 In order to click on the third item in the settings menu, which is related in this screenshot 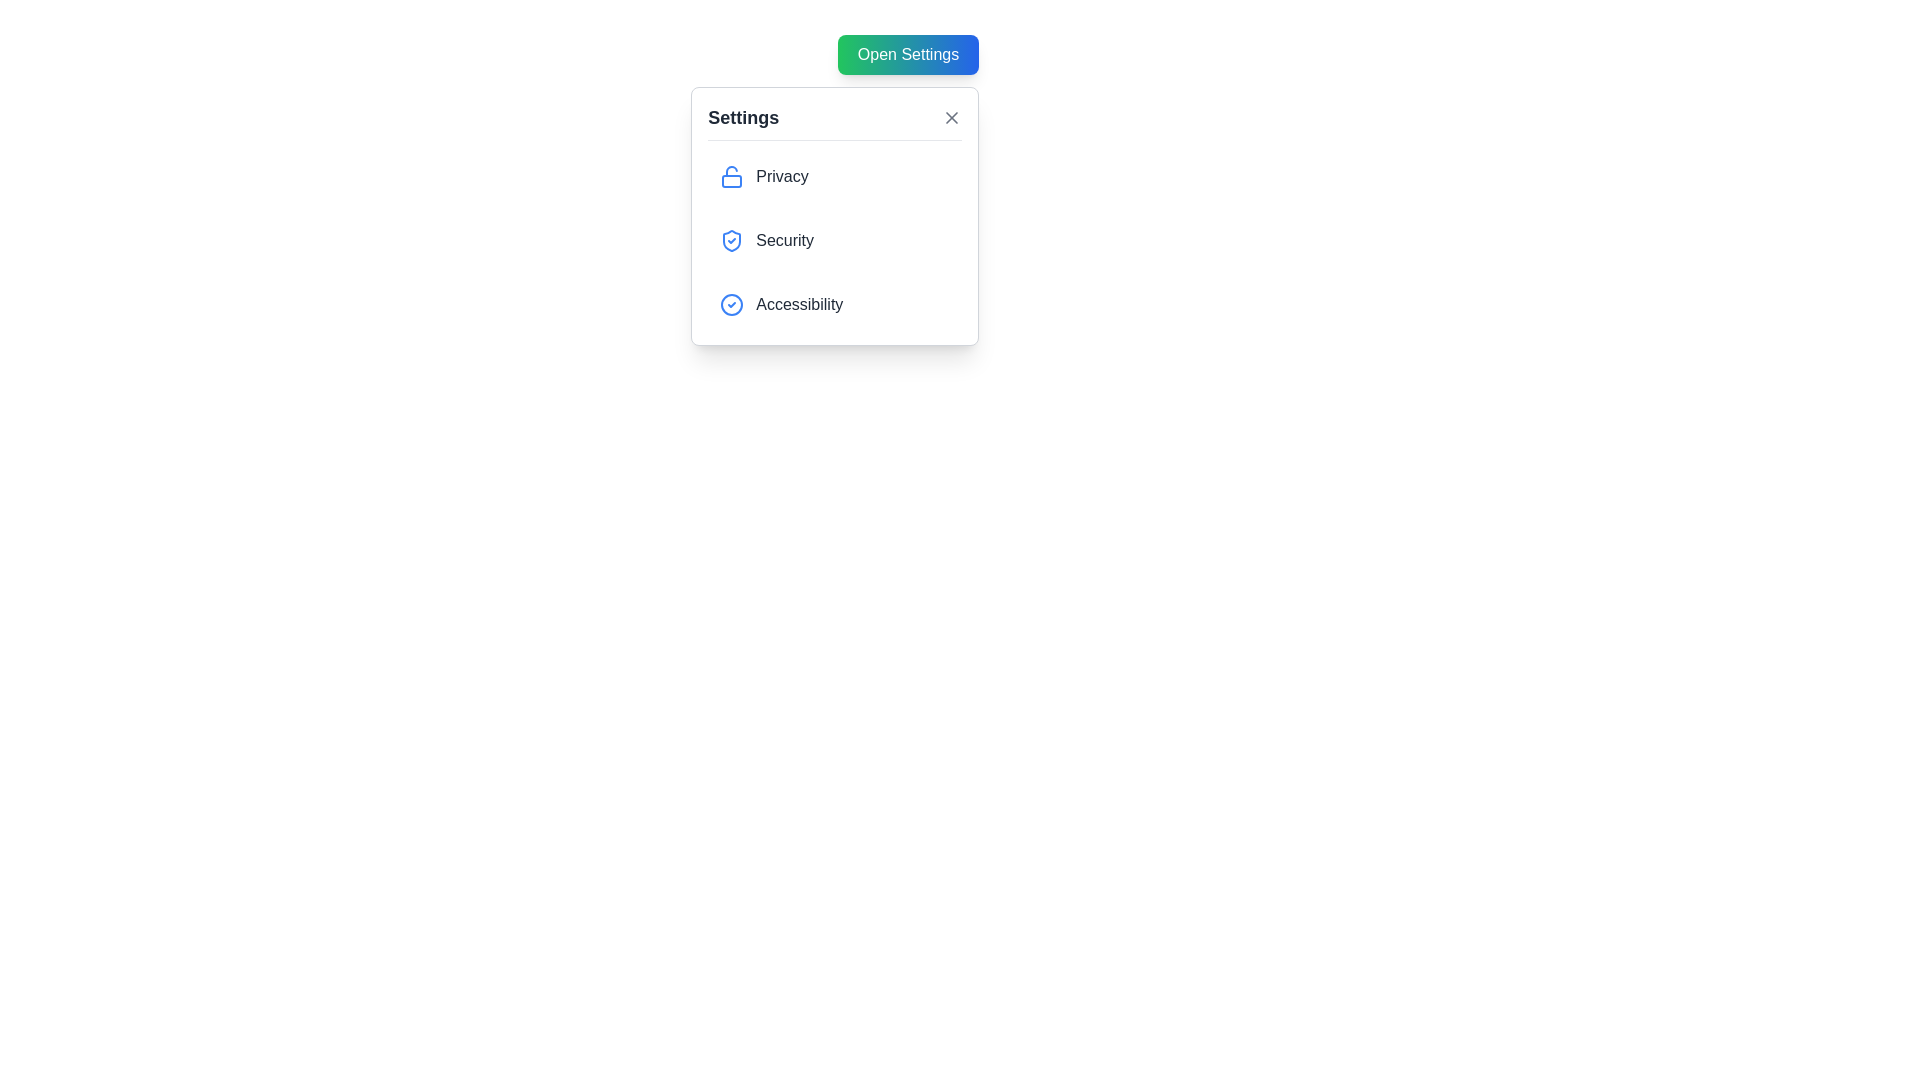, I will do `click(835, 304)`.